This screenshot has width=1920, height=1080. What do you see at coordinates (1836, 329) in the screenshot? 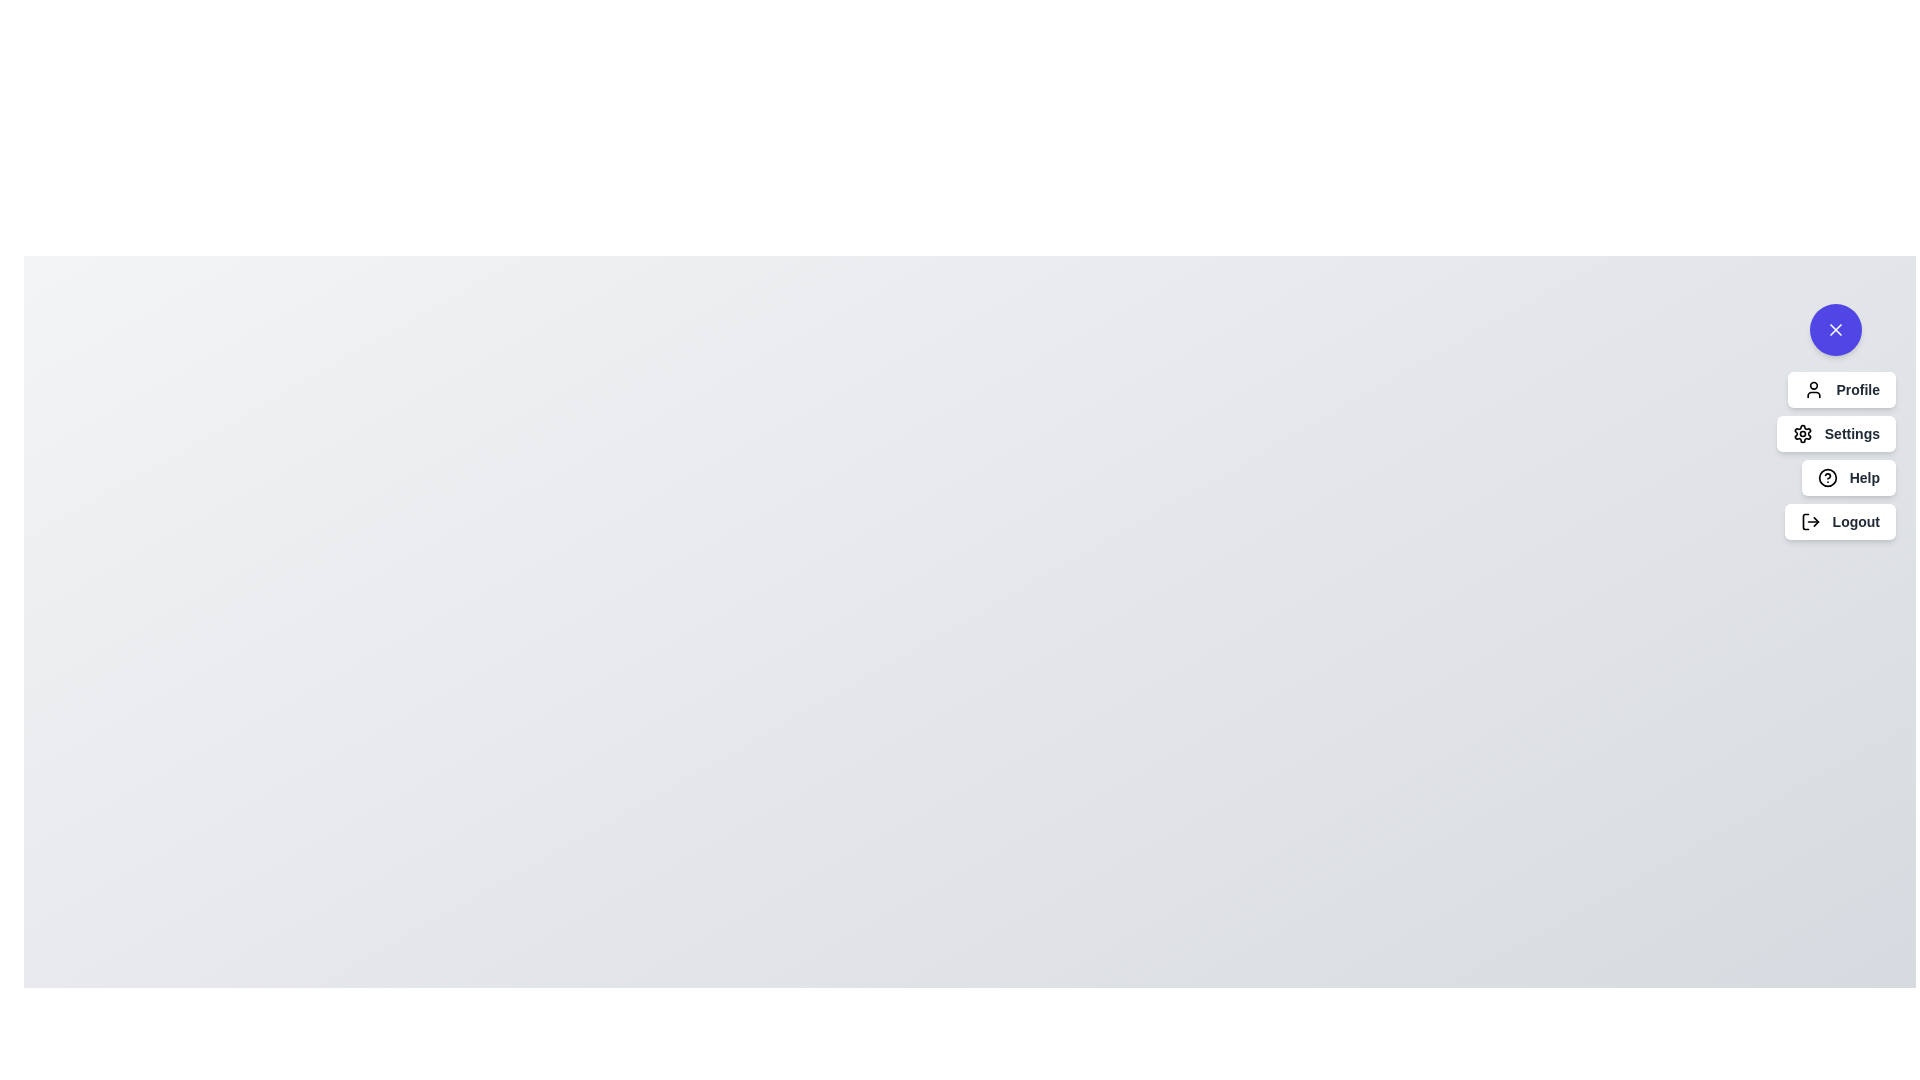
I see `toggle button to toggle the menu open or closed` at bounding box center [1836, 329].